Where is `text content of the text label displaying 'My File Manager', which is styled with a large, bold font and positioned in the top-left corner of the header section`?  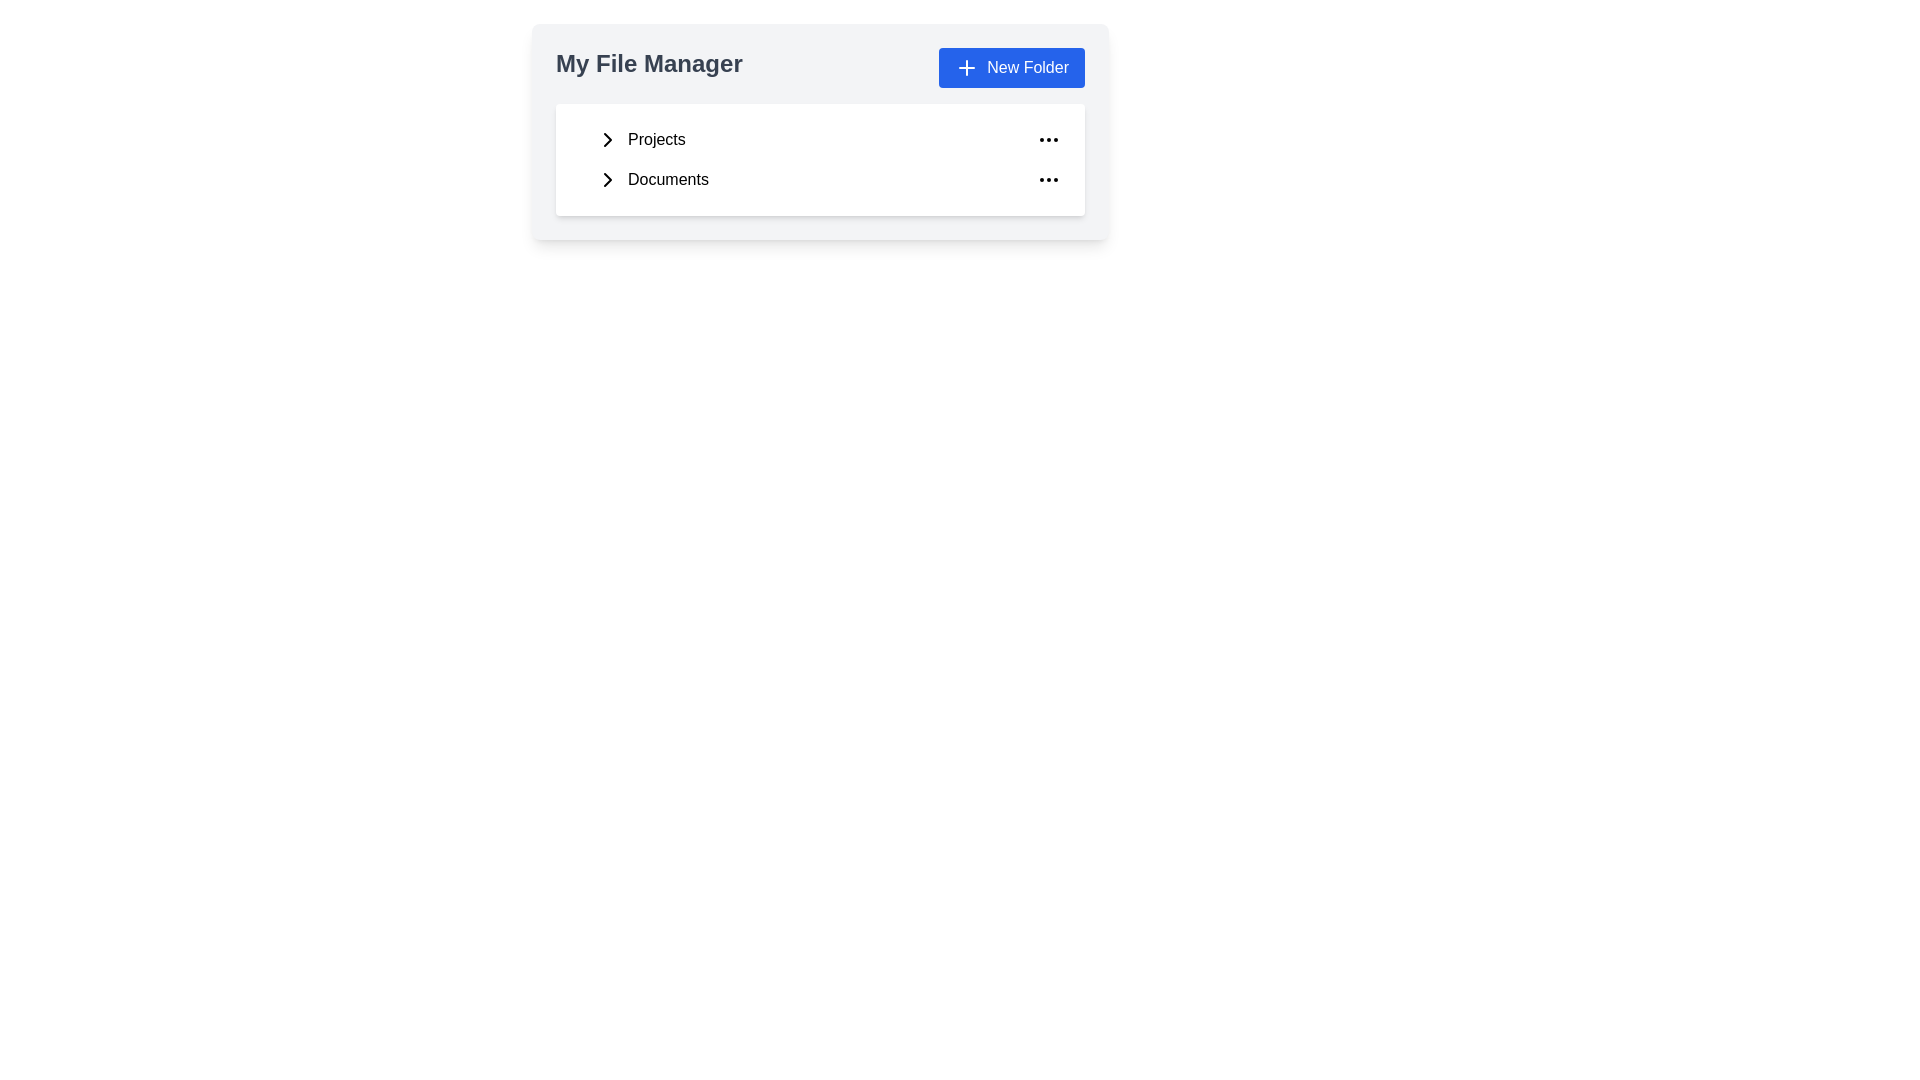
text content of the text label displaying 'My File Manager', which is styled with a large, bold font and positioned in the top-left corner of the header section is located at coordinates (649, 67).